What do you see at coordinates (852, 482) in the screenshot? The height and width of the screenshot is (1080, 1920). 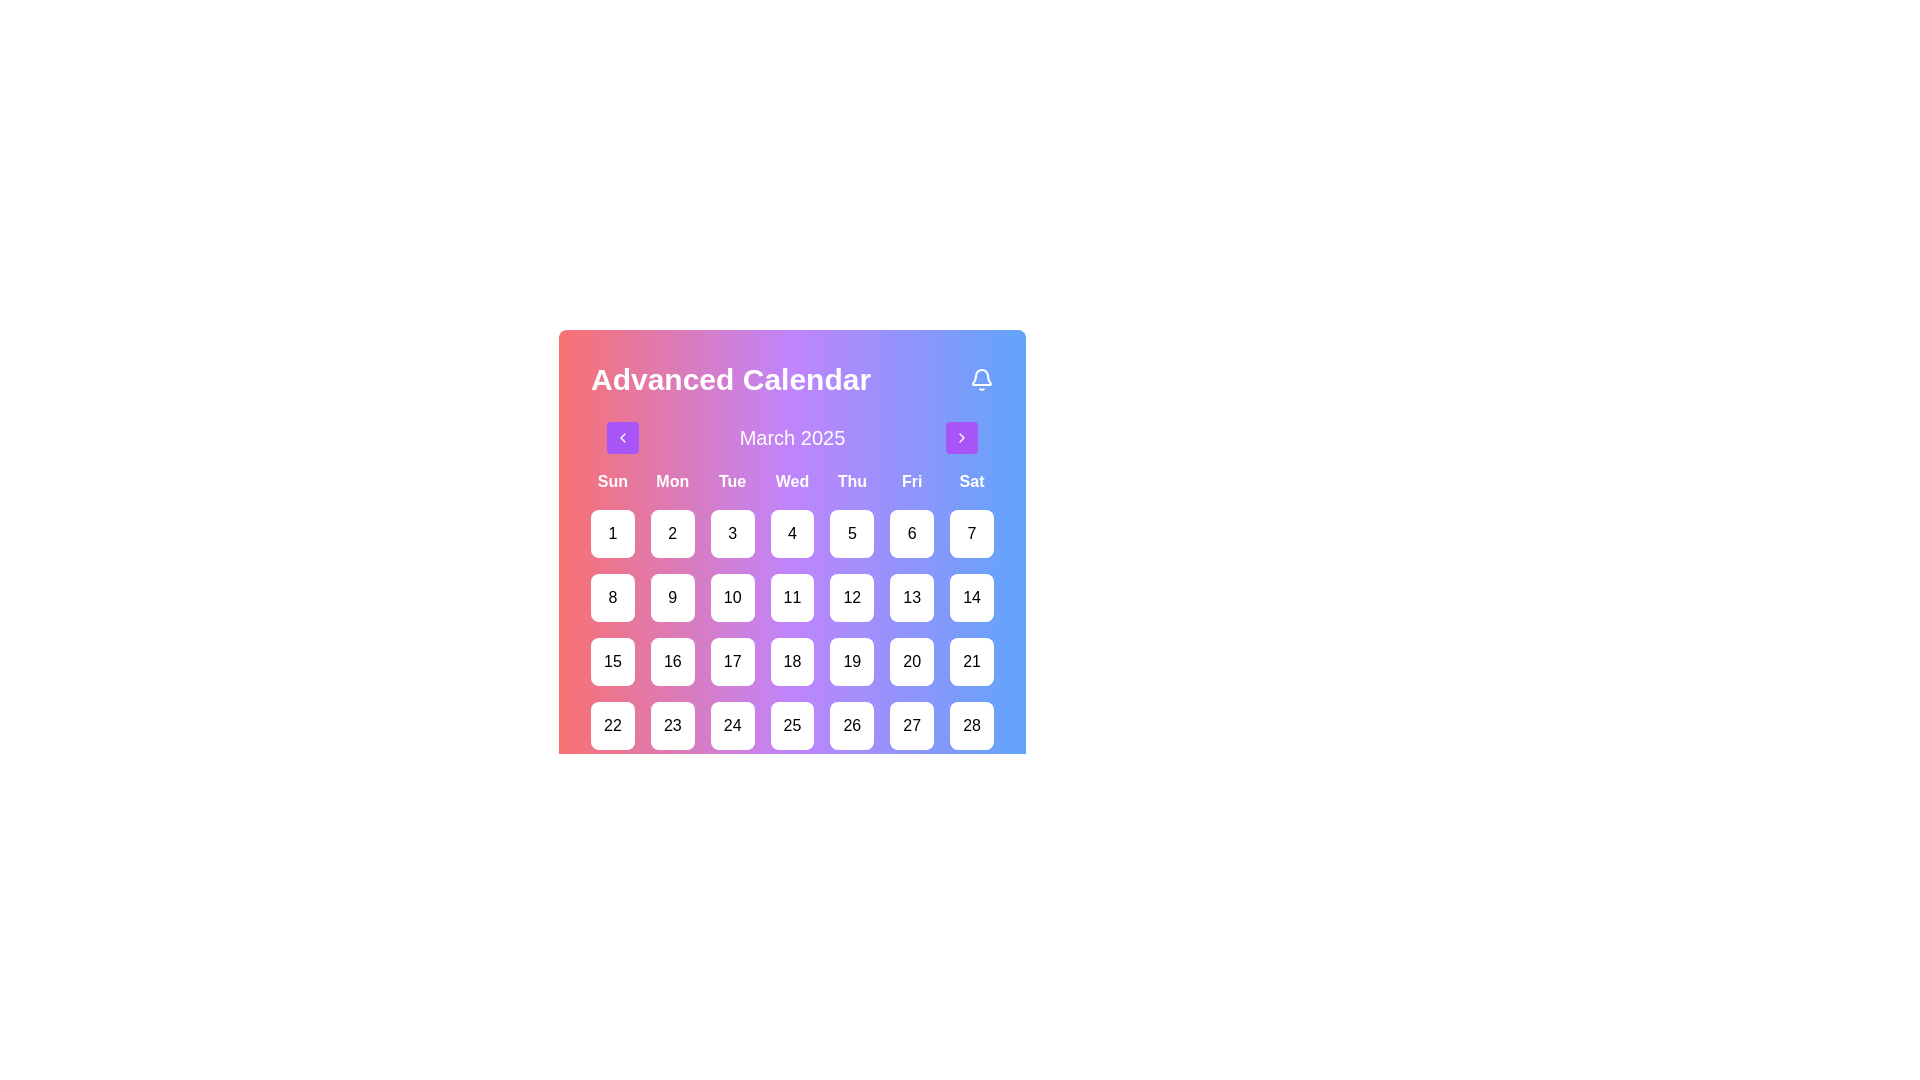 I see `the text block displaying 'Thu' in bold font, which is the fifth weekday label in the calendar header, positioned between 'Wed' and 'Fri'` at bounding box center [852, 482].